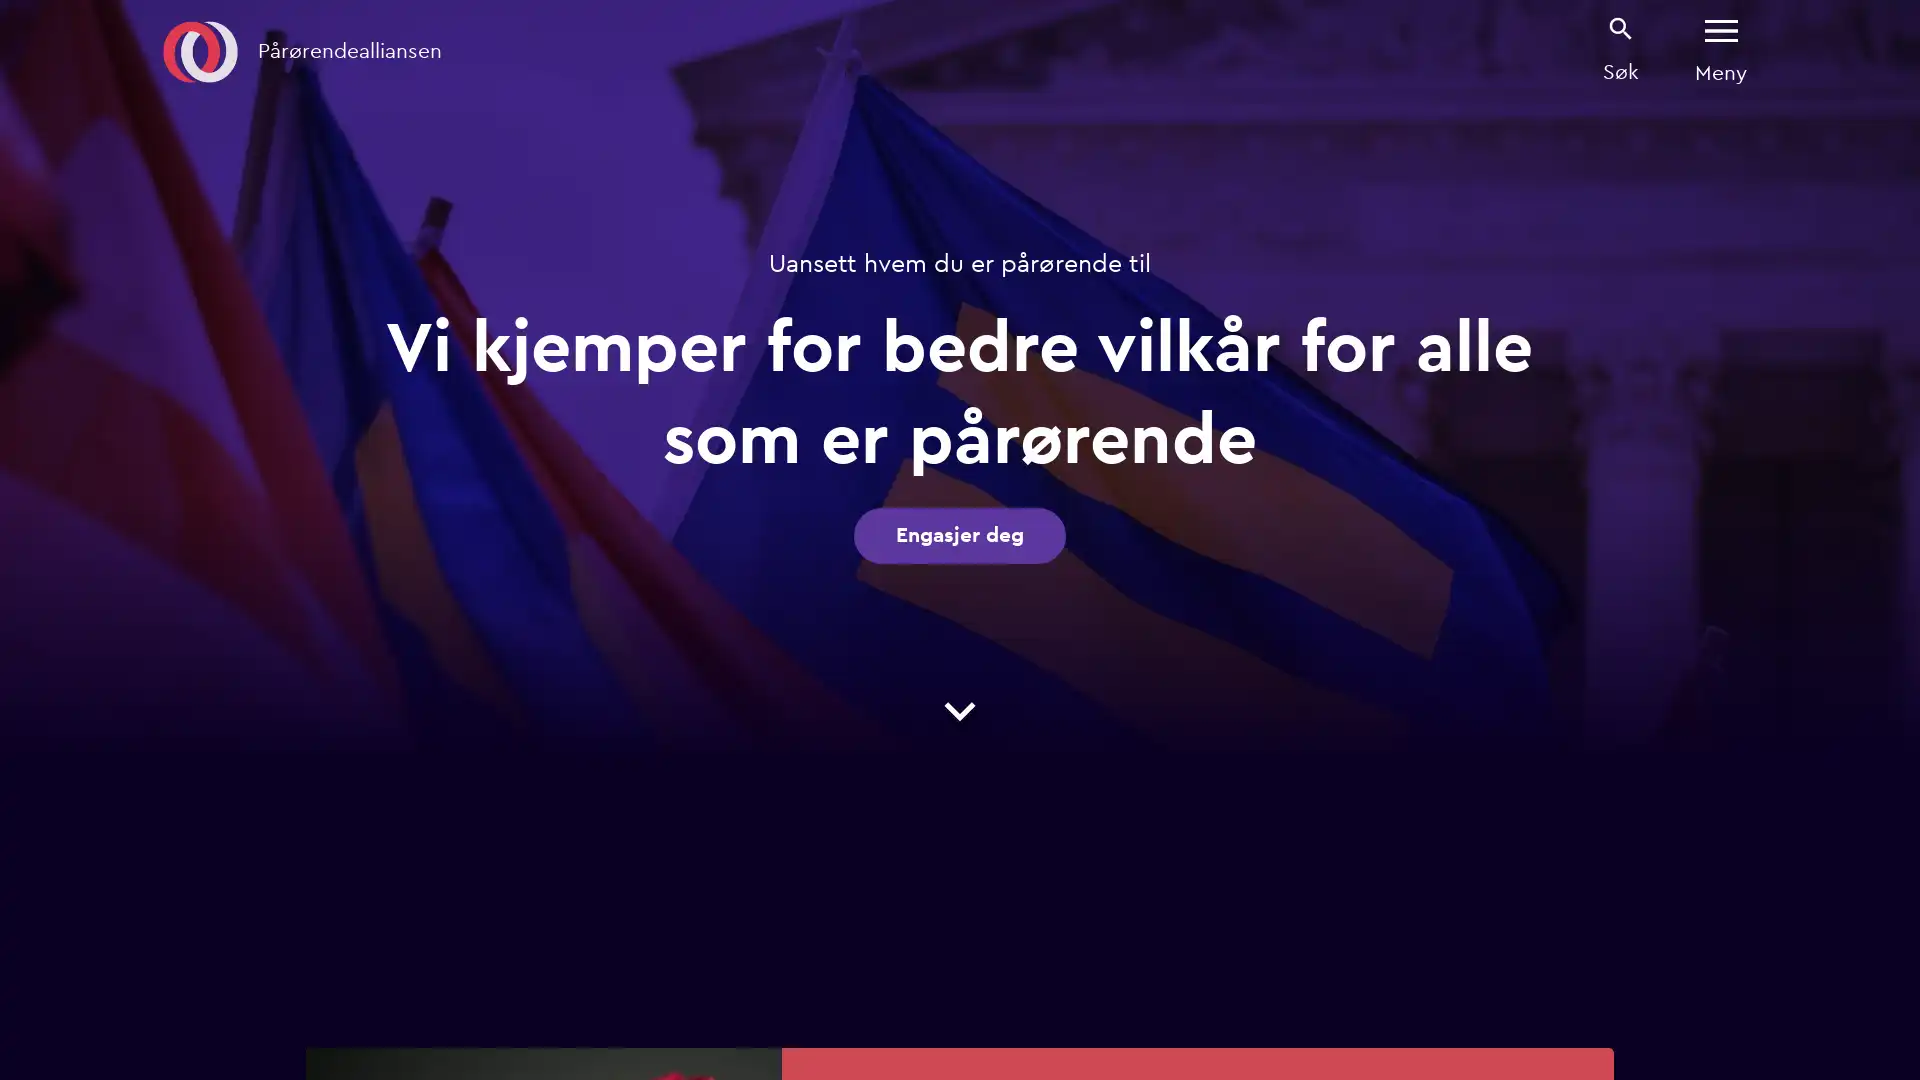 This screenshot has height=1080, width=1920. Describe the element at coordinates (1720, 50) in the screenshot. I see `Meny` at that location.